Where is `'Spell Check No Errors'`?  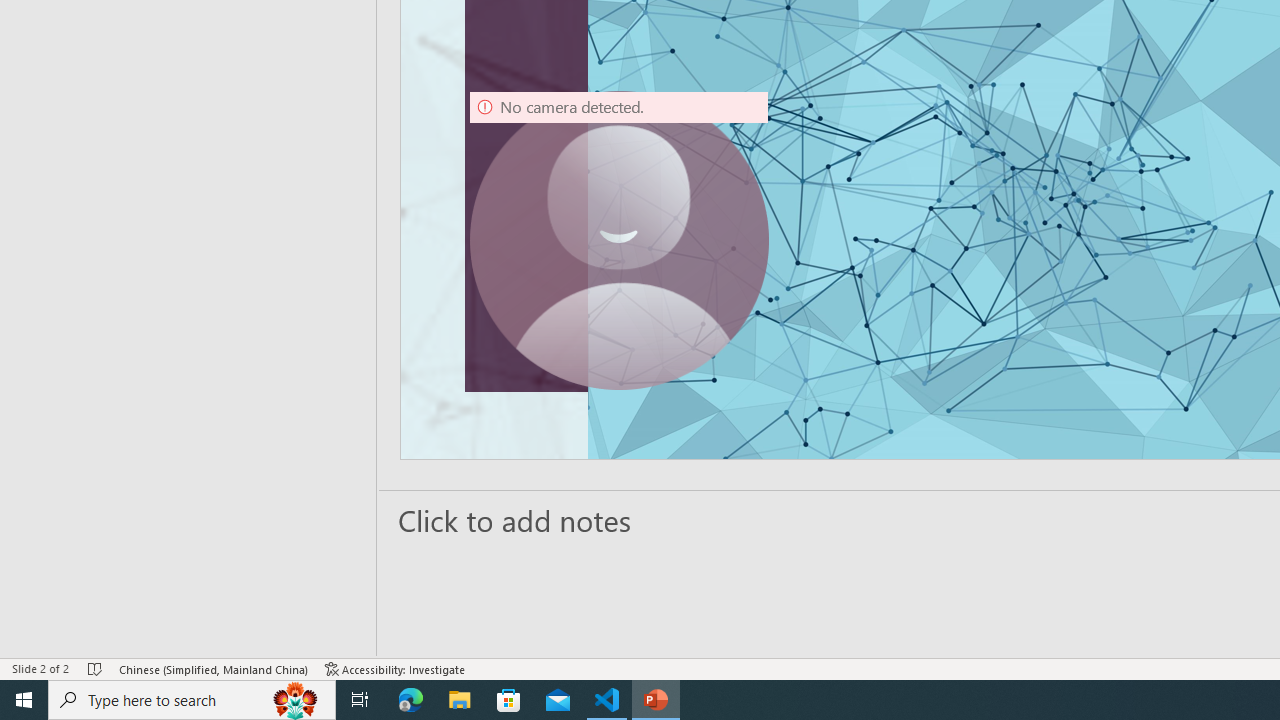
'Spell Check No Errors' is located at coordinates (95, 669).